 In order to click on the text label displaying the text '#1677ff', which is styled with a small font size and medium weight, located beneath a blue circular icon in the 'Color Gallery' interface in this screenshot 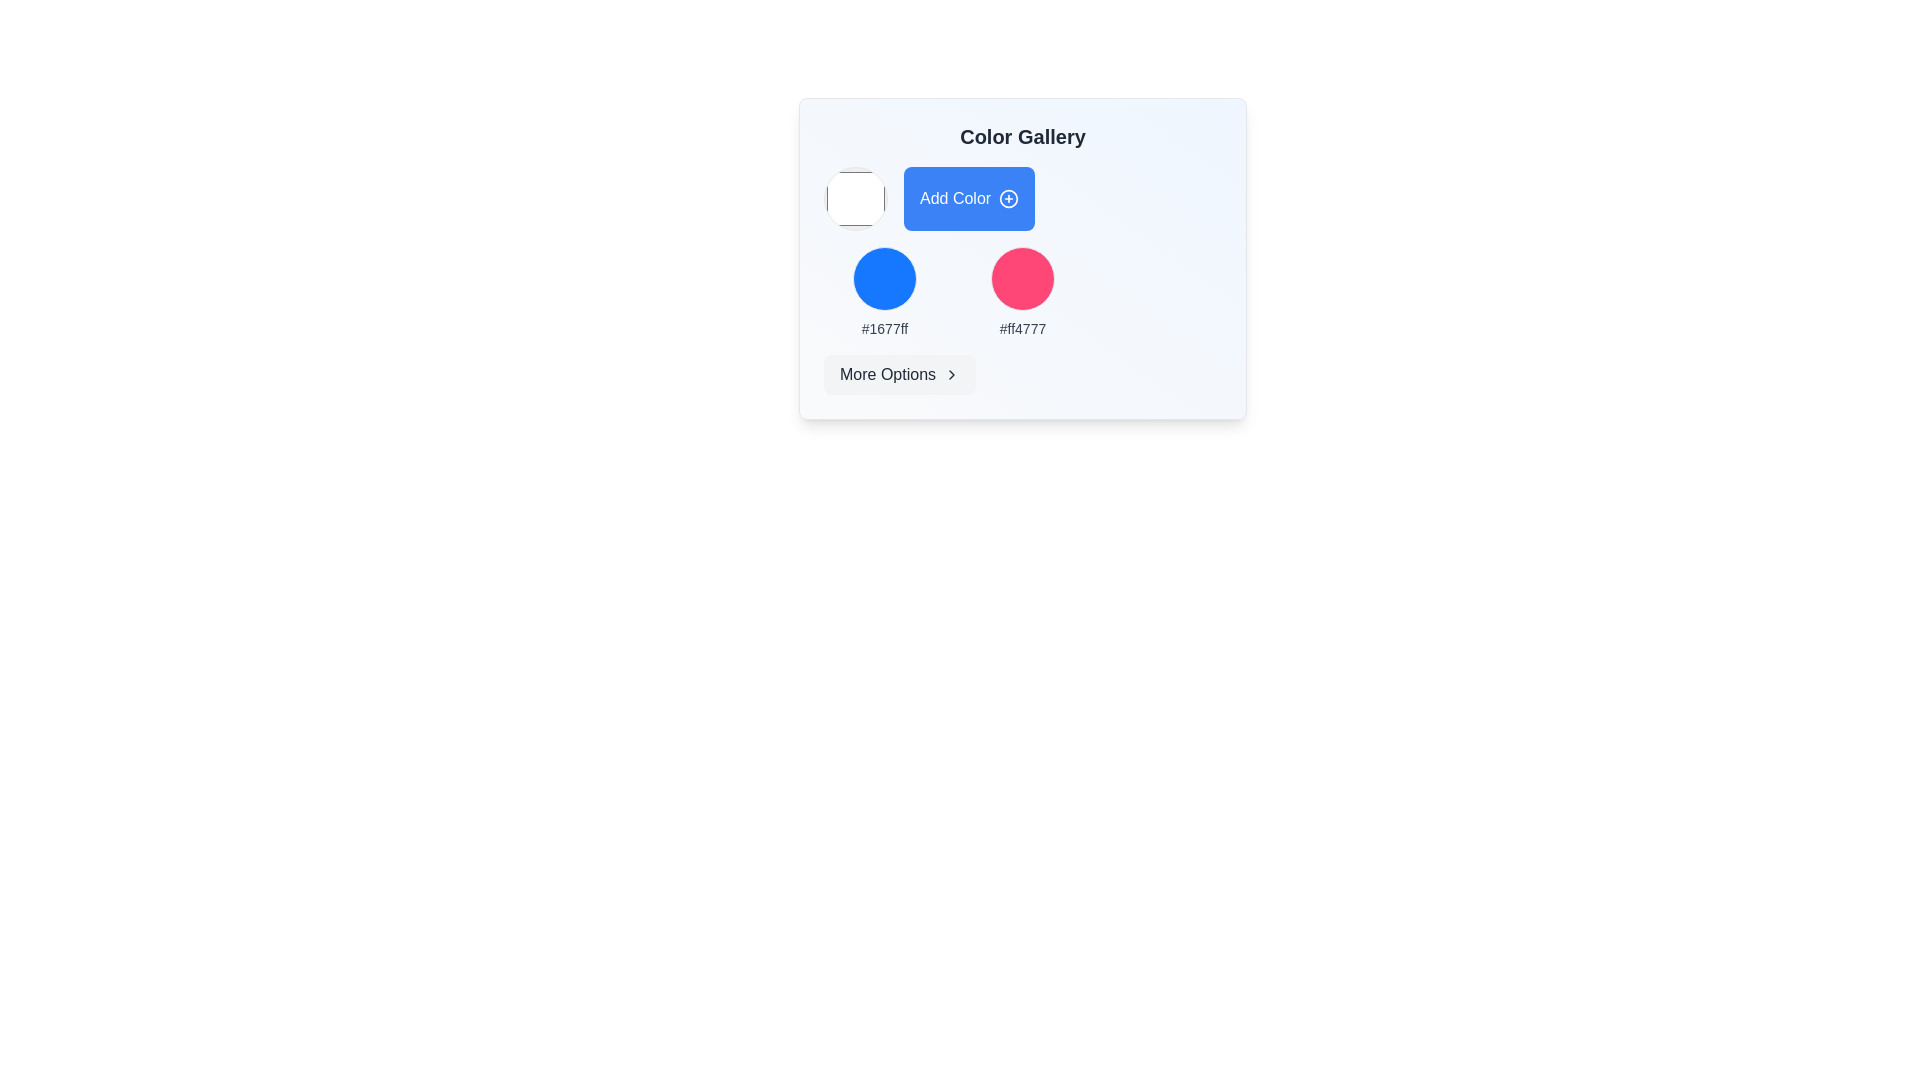, I will do `click(883, 327)`.